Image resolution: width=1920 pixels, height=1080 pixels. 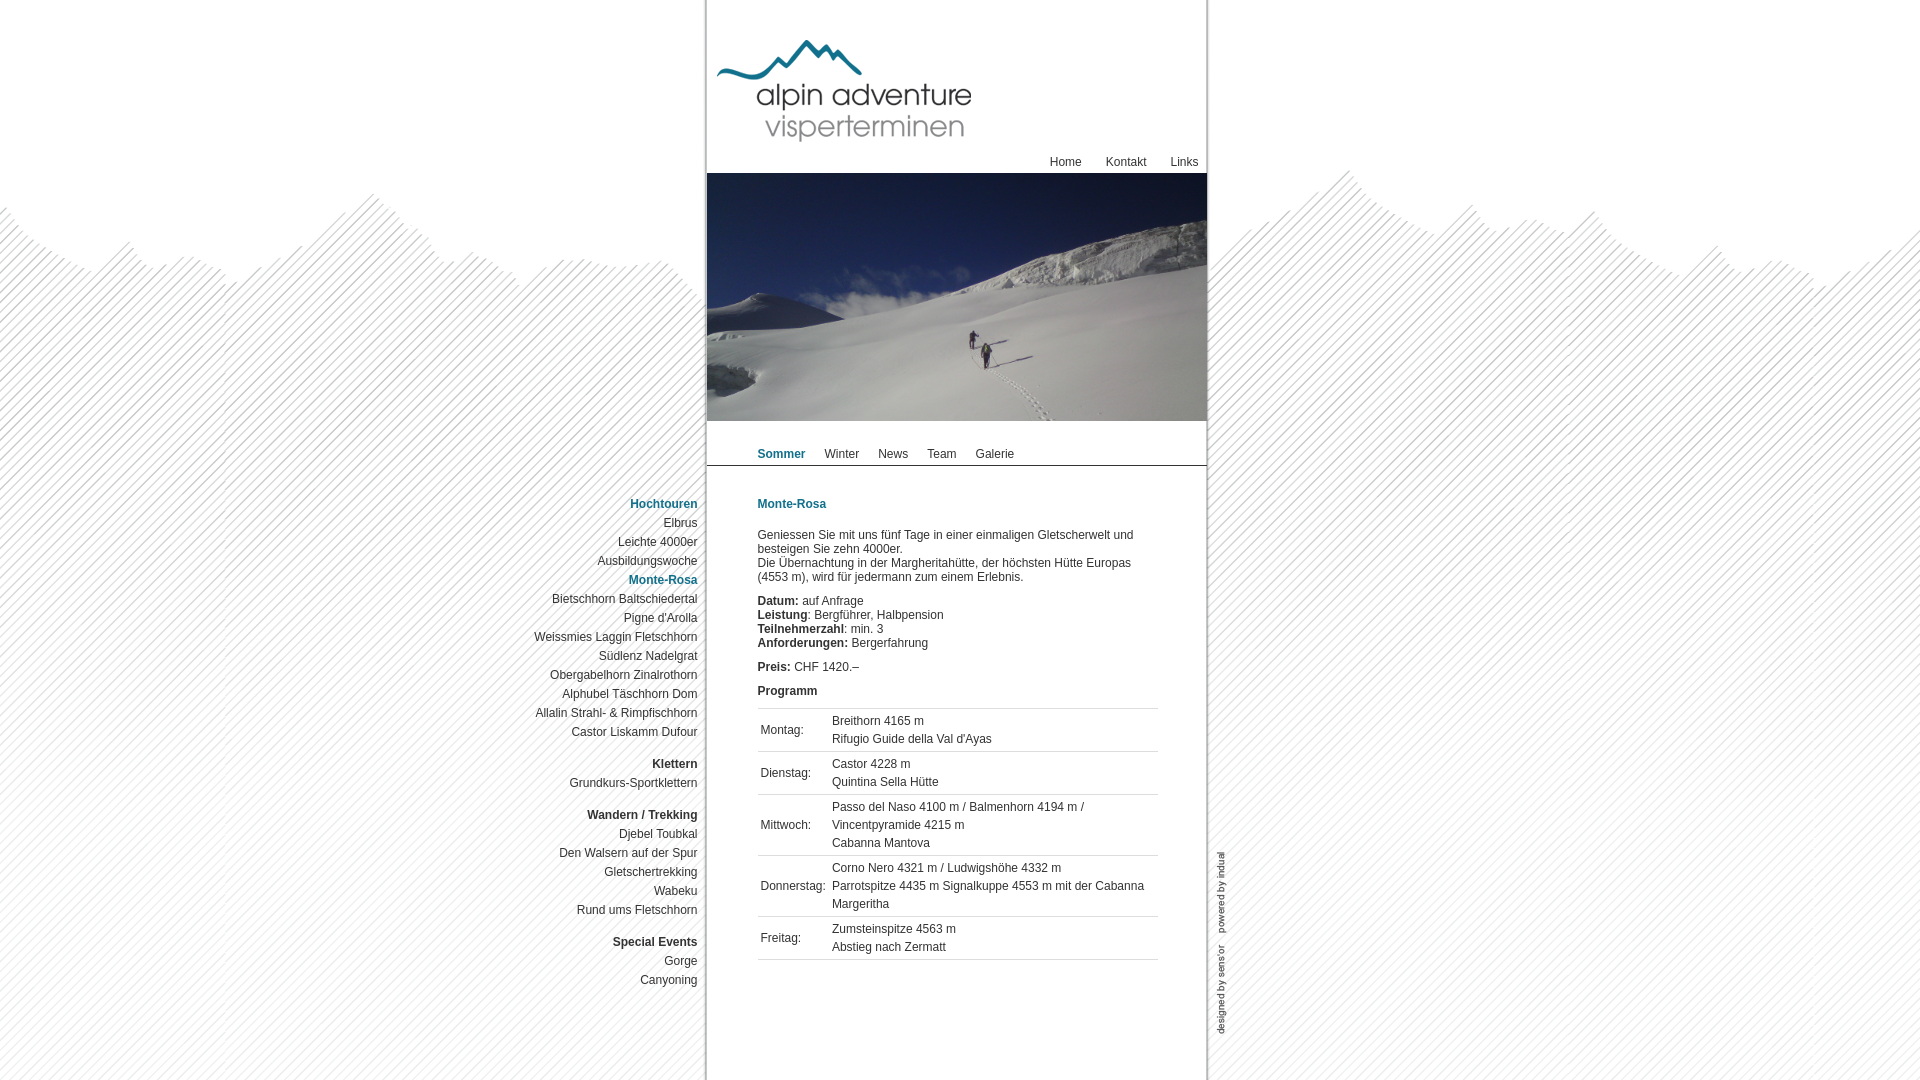 What do you see at coordinates (781, 454) in the screenshot?
I see `'Sommer'` at bounding box center [781, 454].